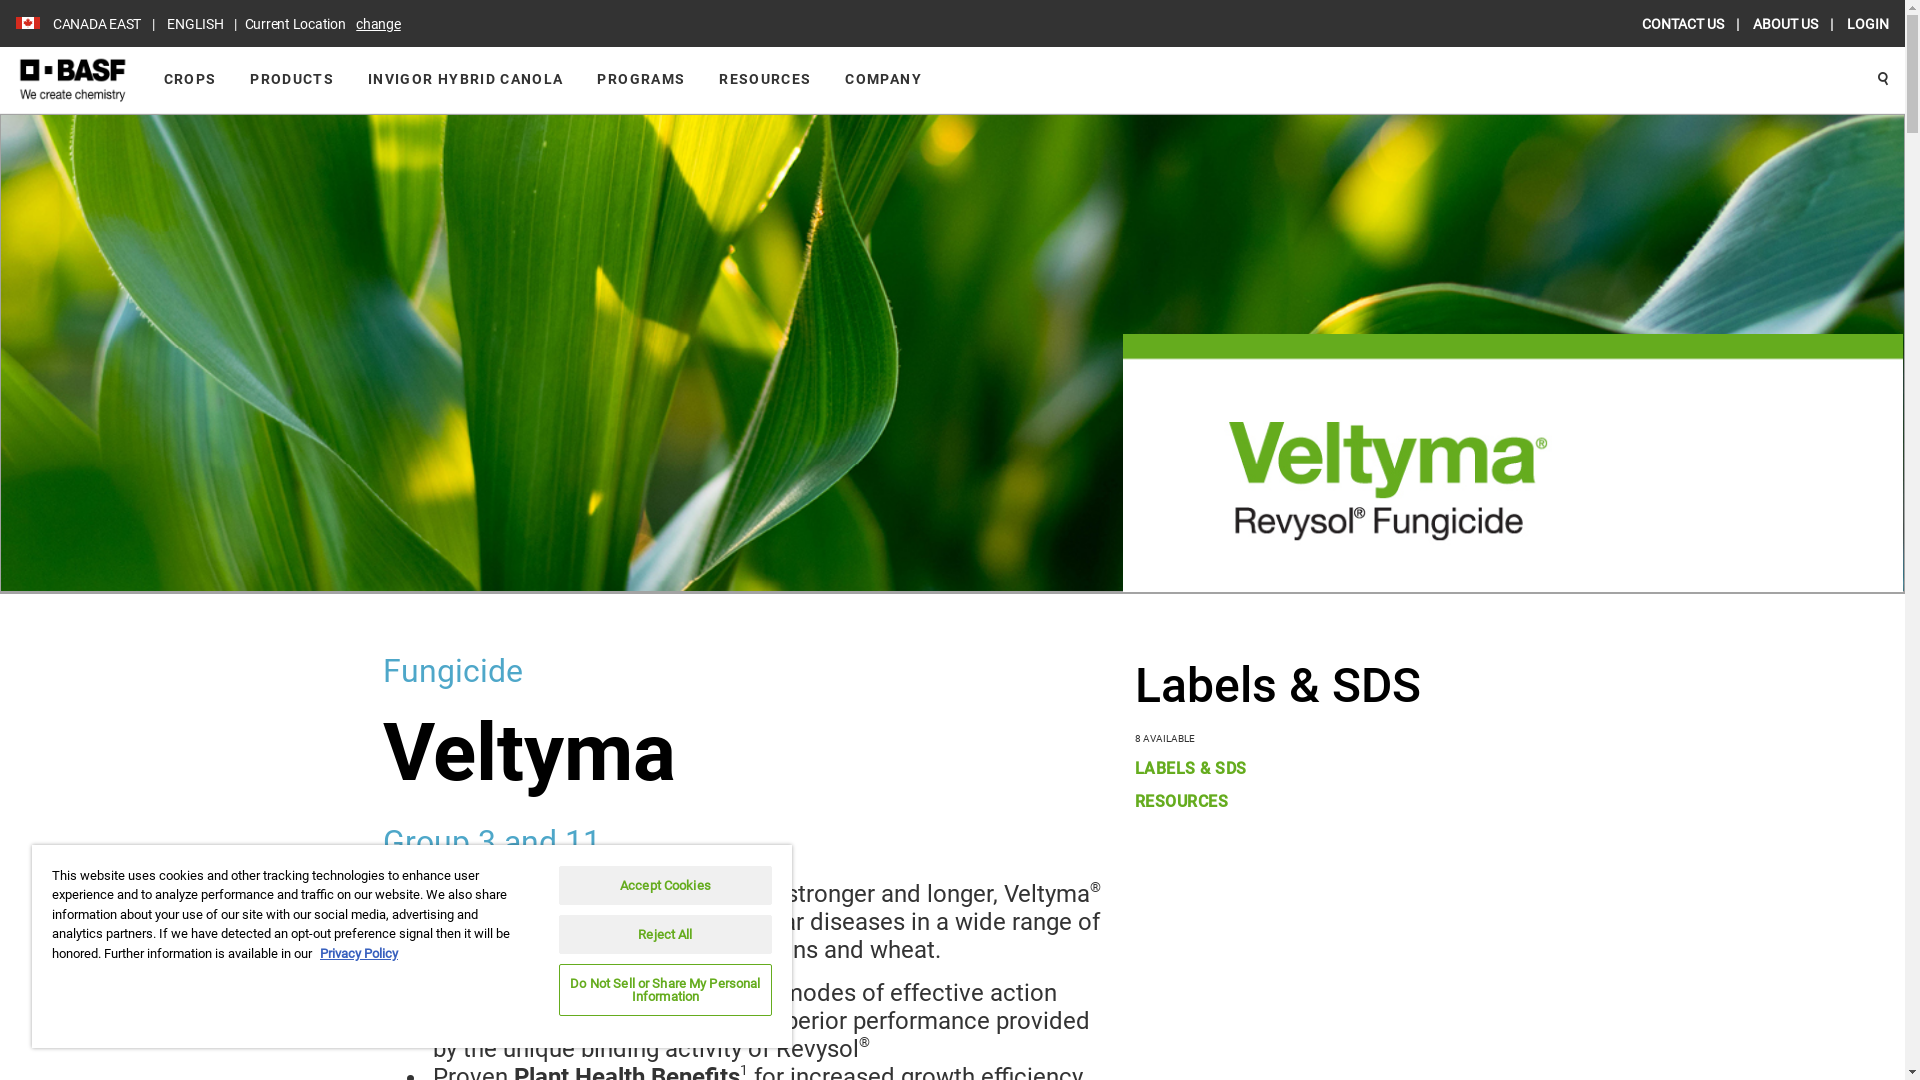 This screenshot has width=1920, height=1080. I want to click on 'change', so click(378, 23).